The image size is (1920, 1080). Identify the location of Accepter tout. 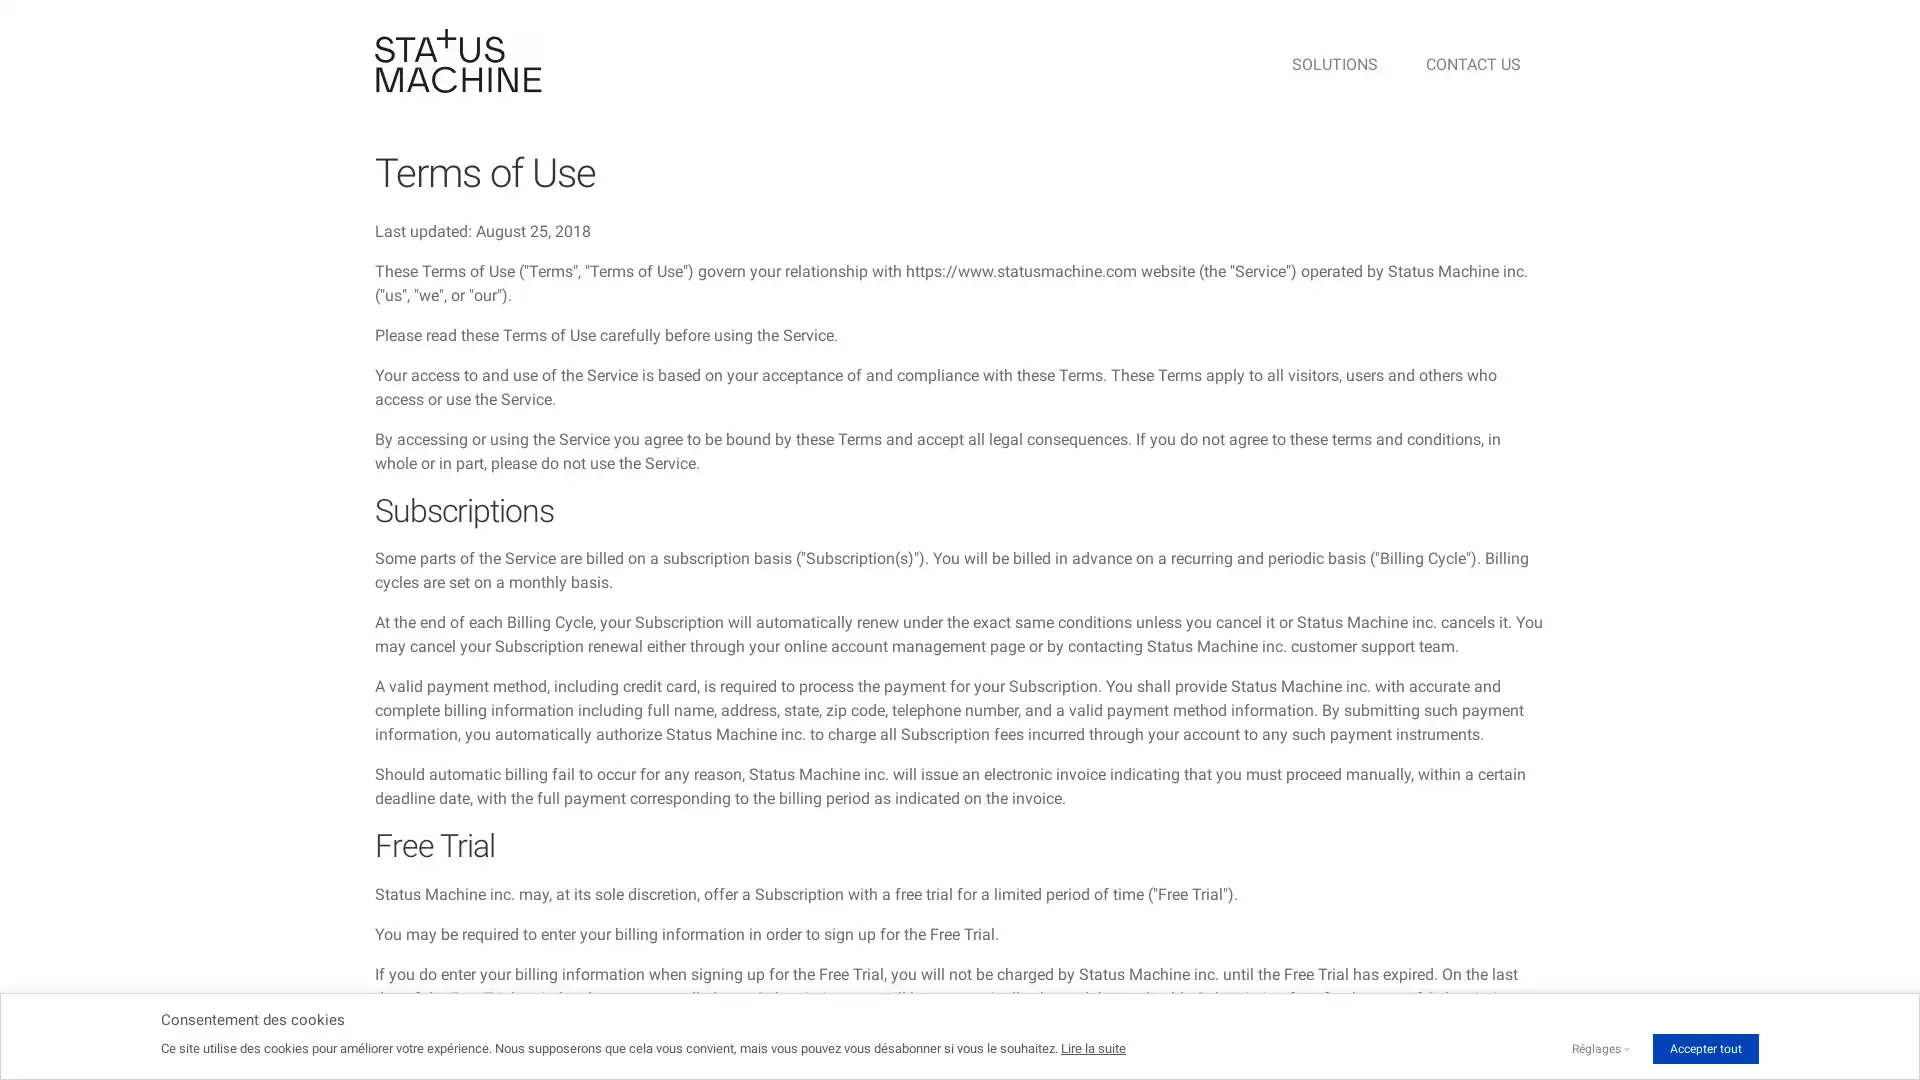
(1704, 1048).